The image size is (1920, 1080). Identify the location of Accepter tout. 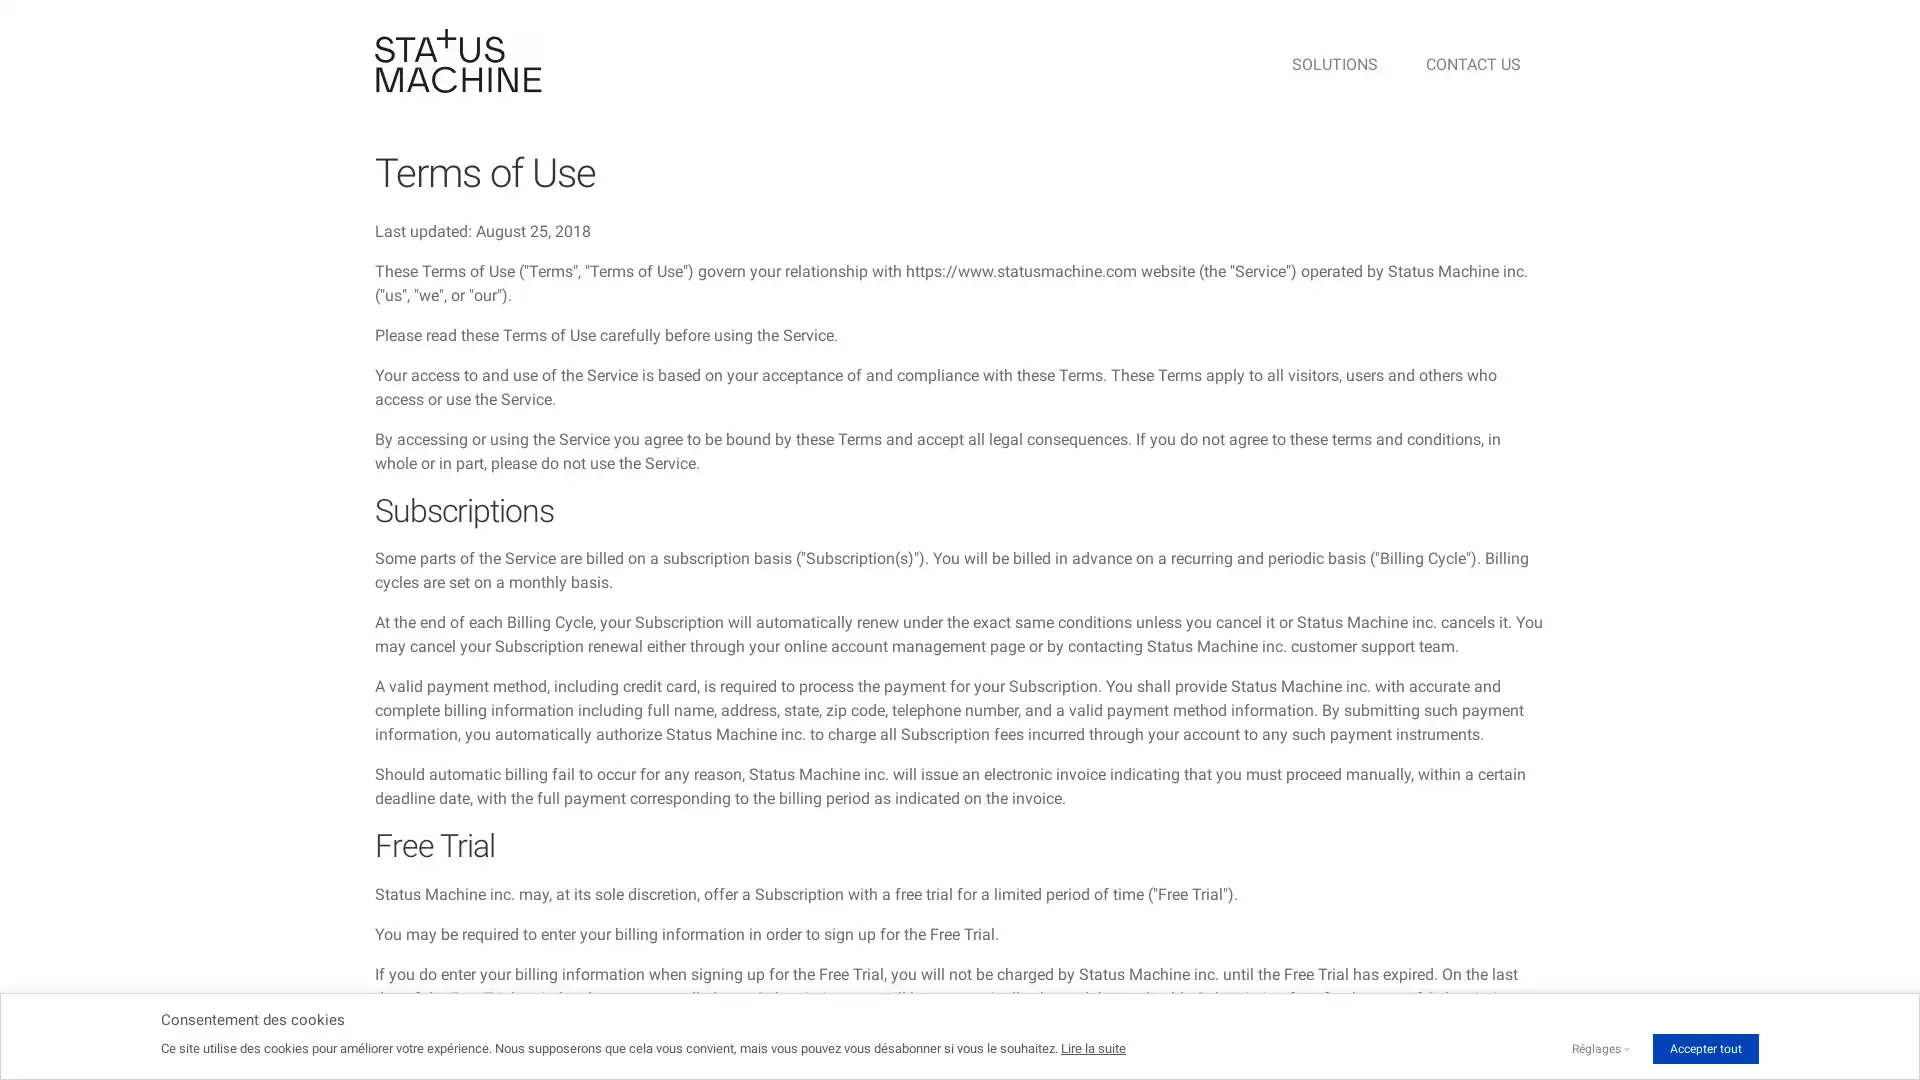
(1704, 1048).